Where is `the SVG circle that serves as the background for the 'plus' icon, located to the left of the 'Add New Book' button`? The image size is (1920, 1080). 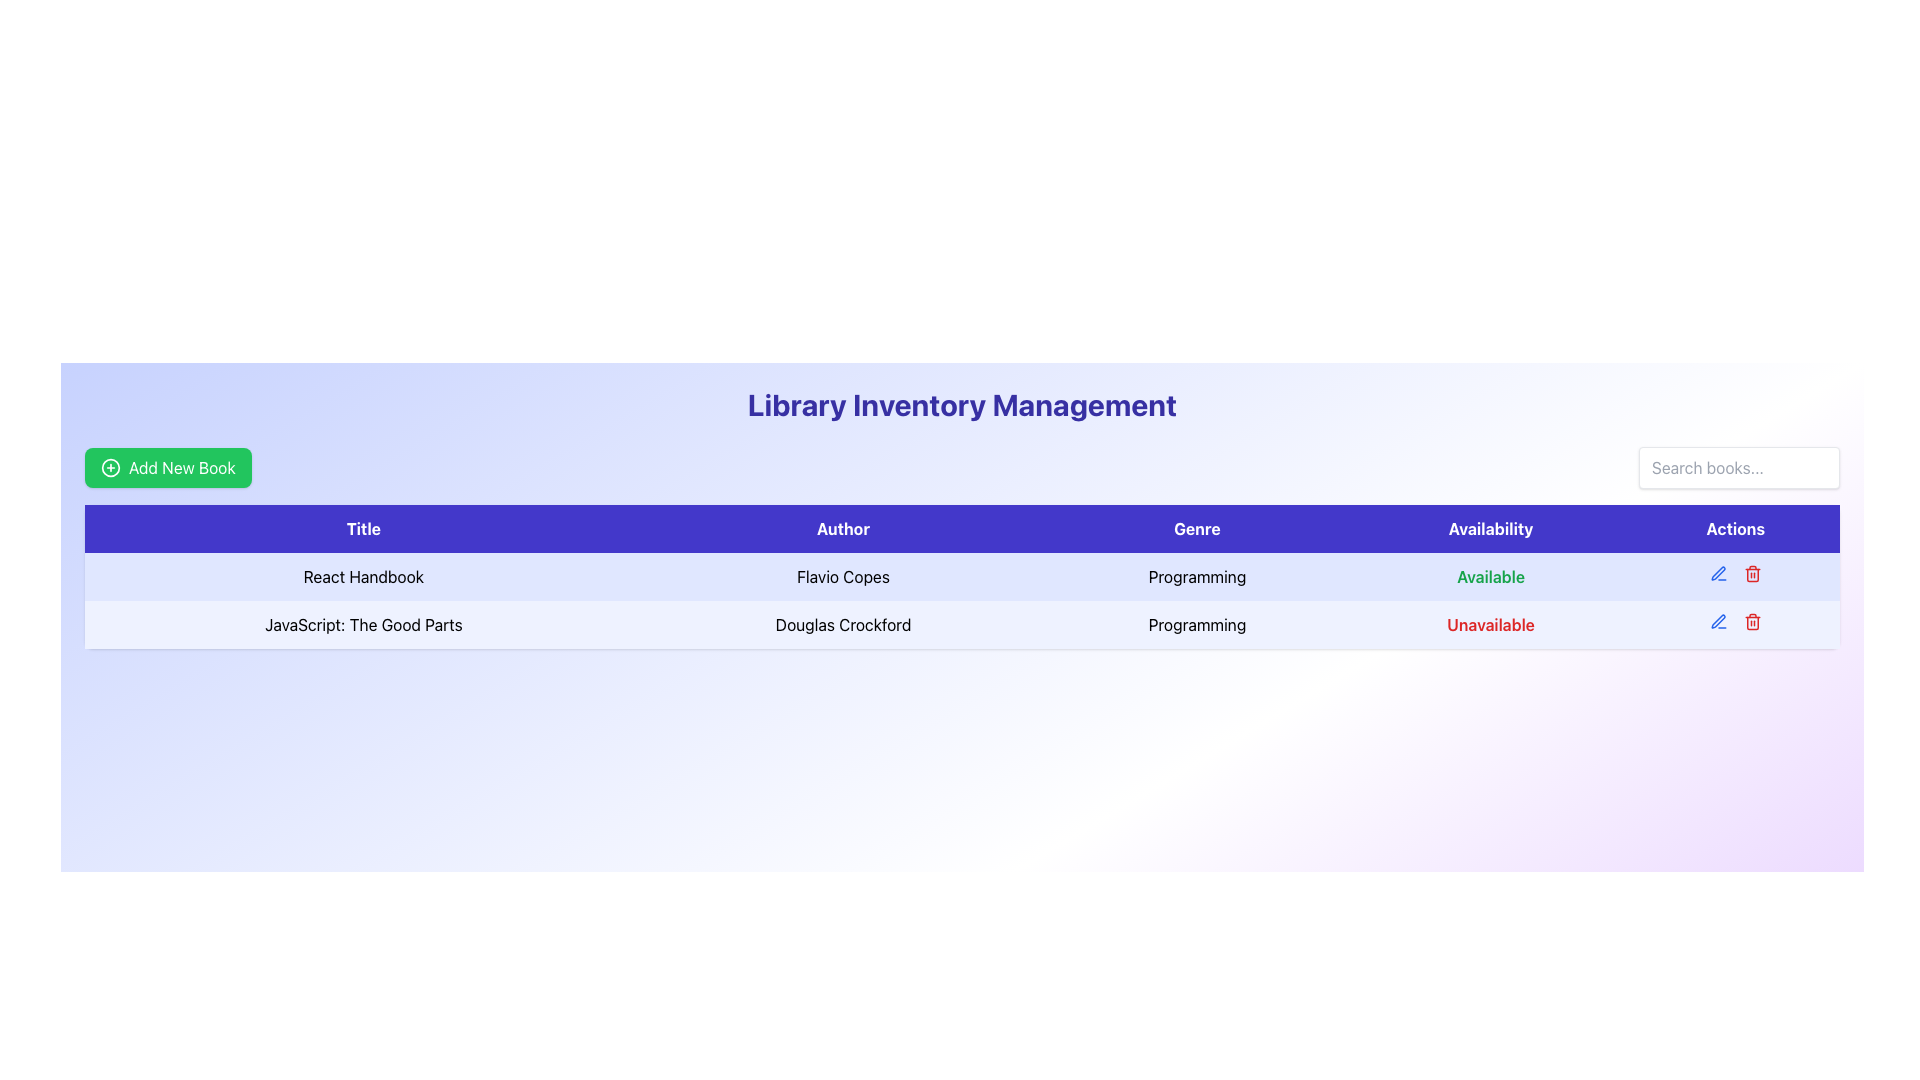 the SVG circle that serves as the background for the 'plus' icon, located to the left of the 'Add New Book' button is located at coordinates (109, 467).